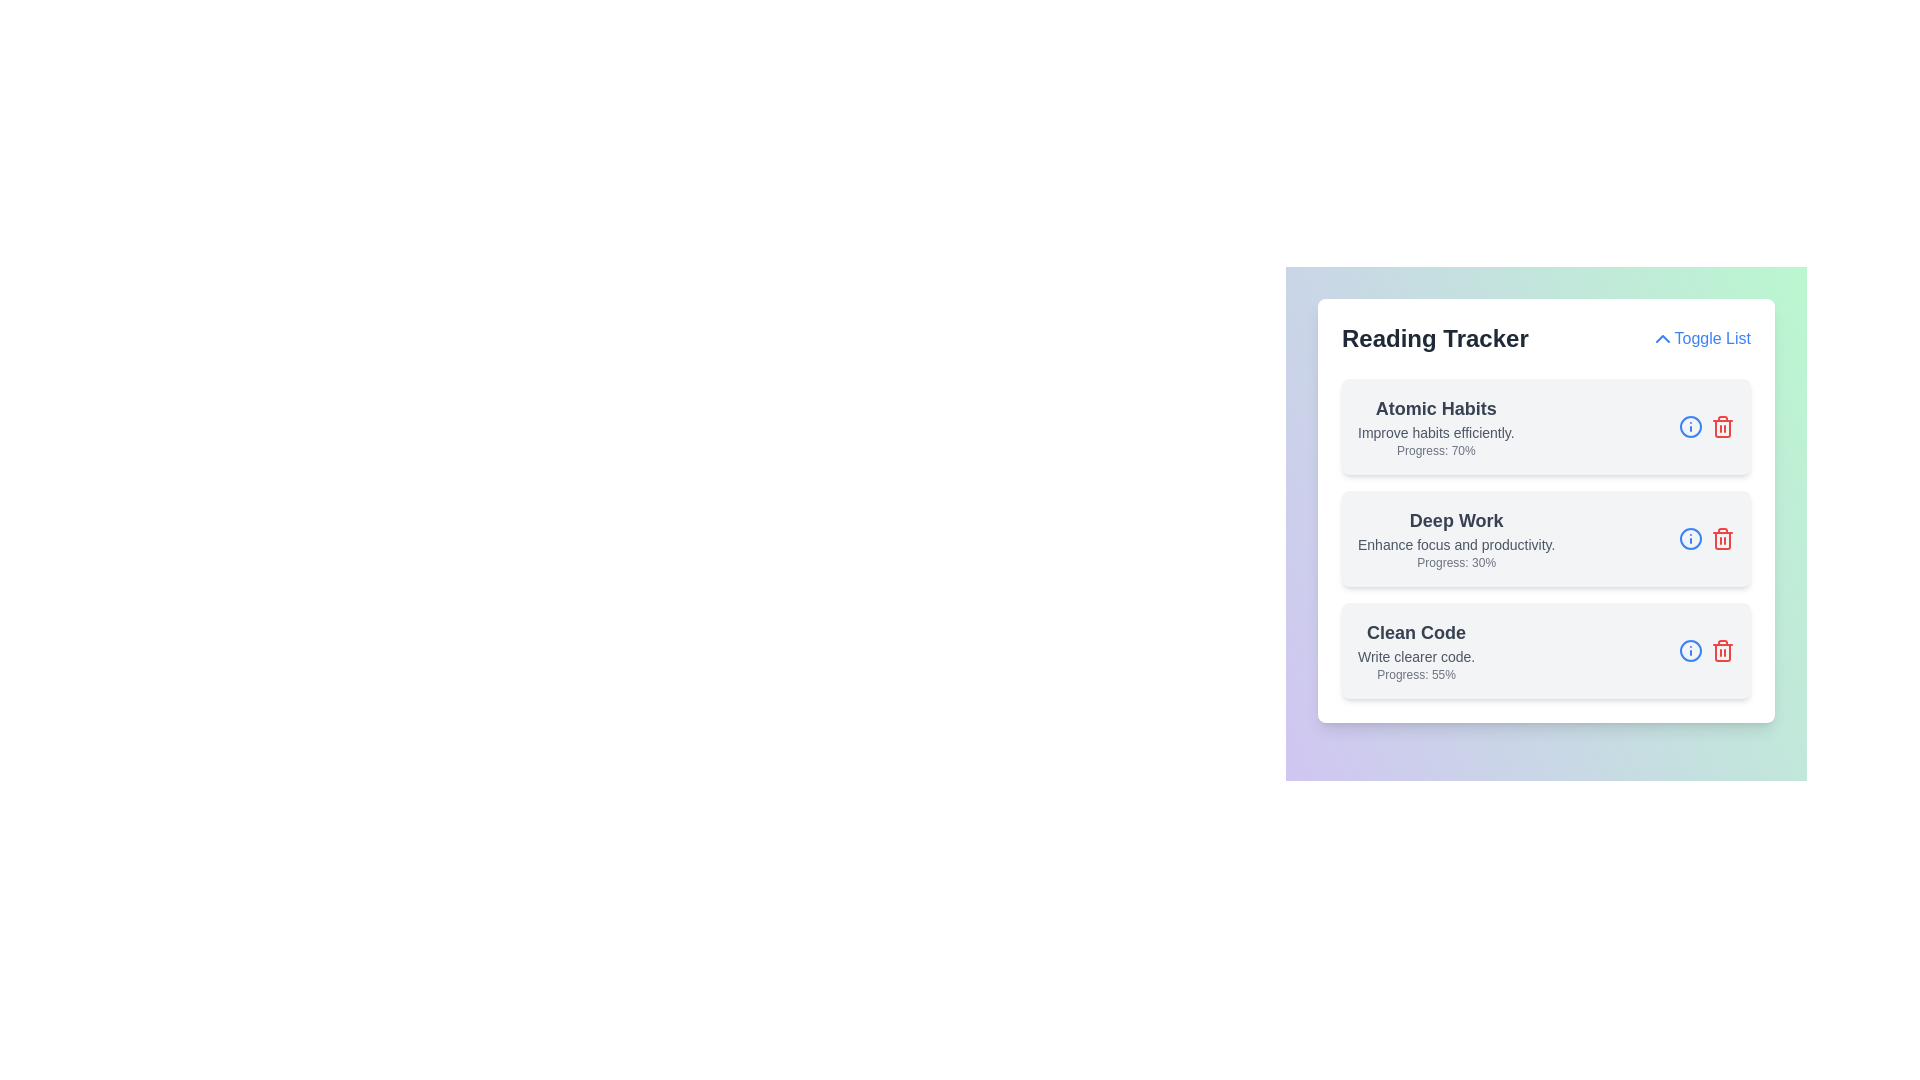  Describe the element at coordinates (1689, 538) in the screenshot. I see `the Interactive Icon Button located to the far right of the 'Atomic Habits' entry in the 'Reading Tracker' list` at that location.